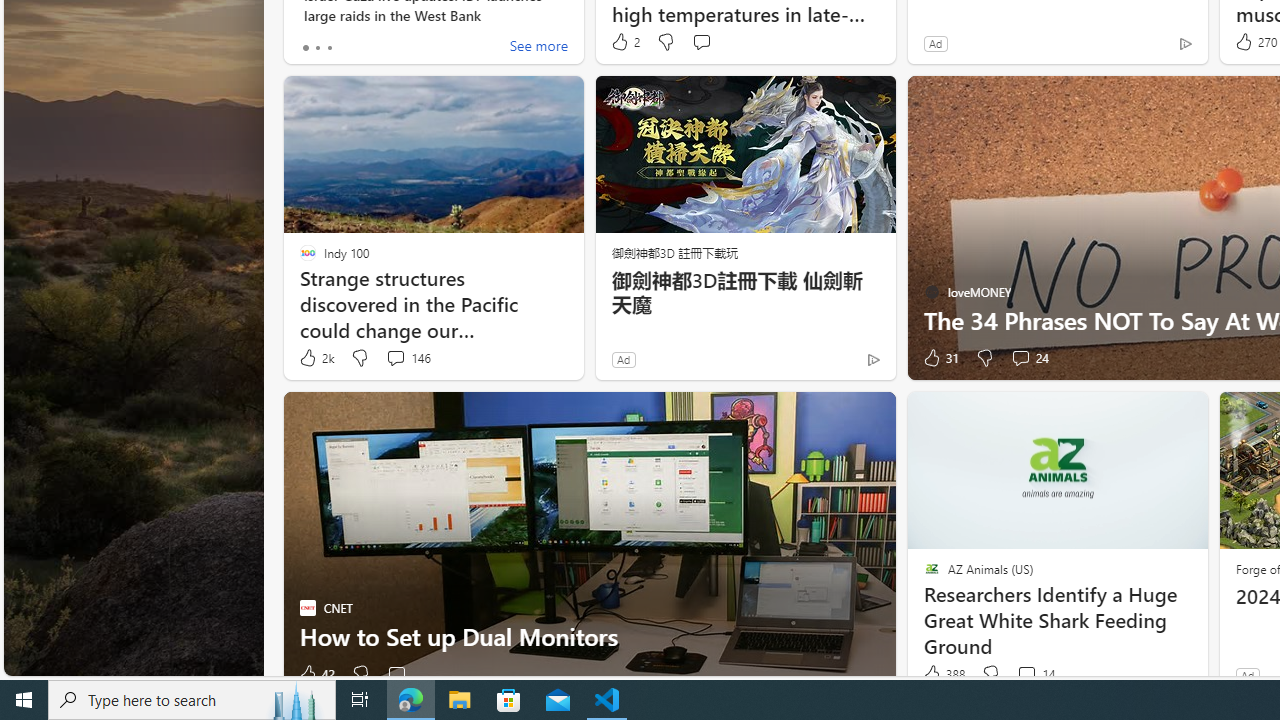  What do you see at coordinates (941, 674) in the screenshot?
I see `'388 Like'` at bounding box center [941, 674].